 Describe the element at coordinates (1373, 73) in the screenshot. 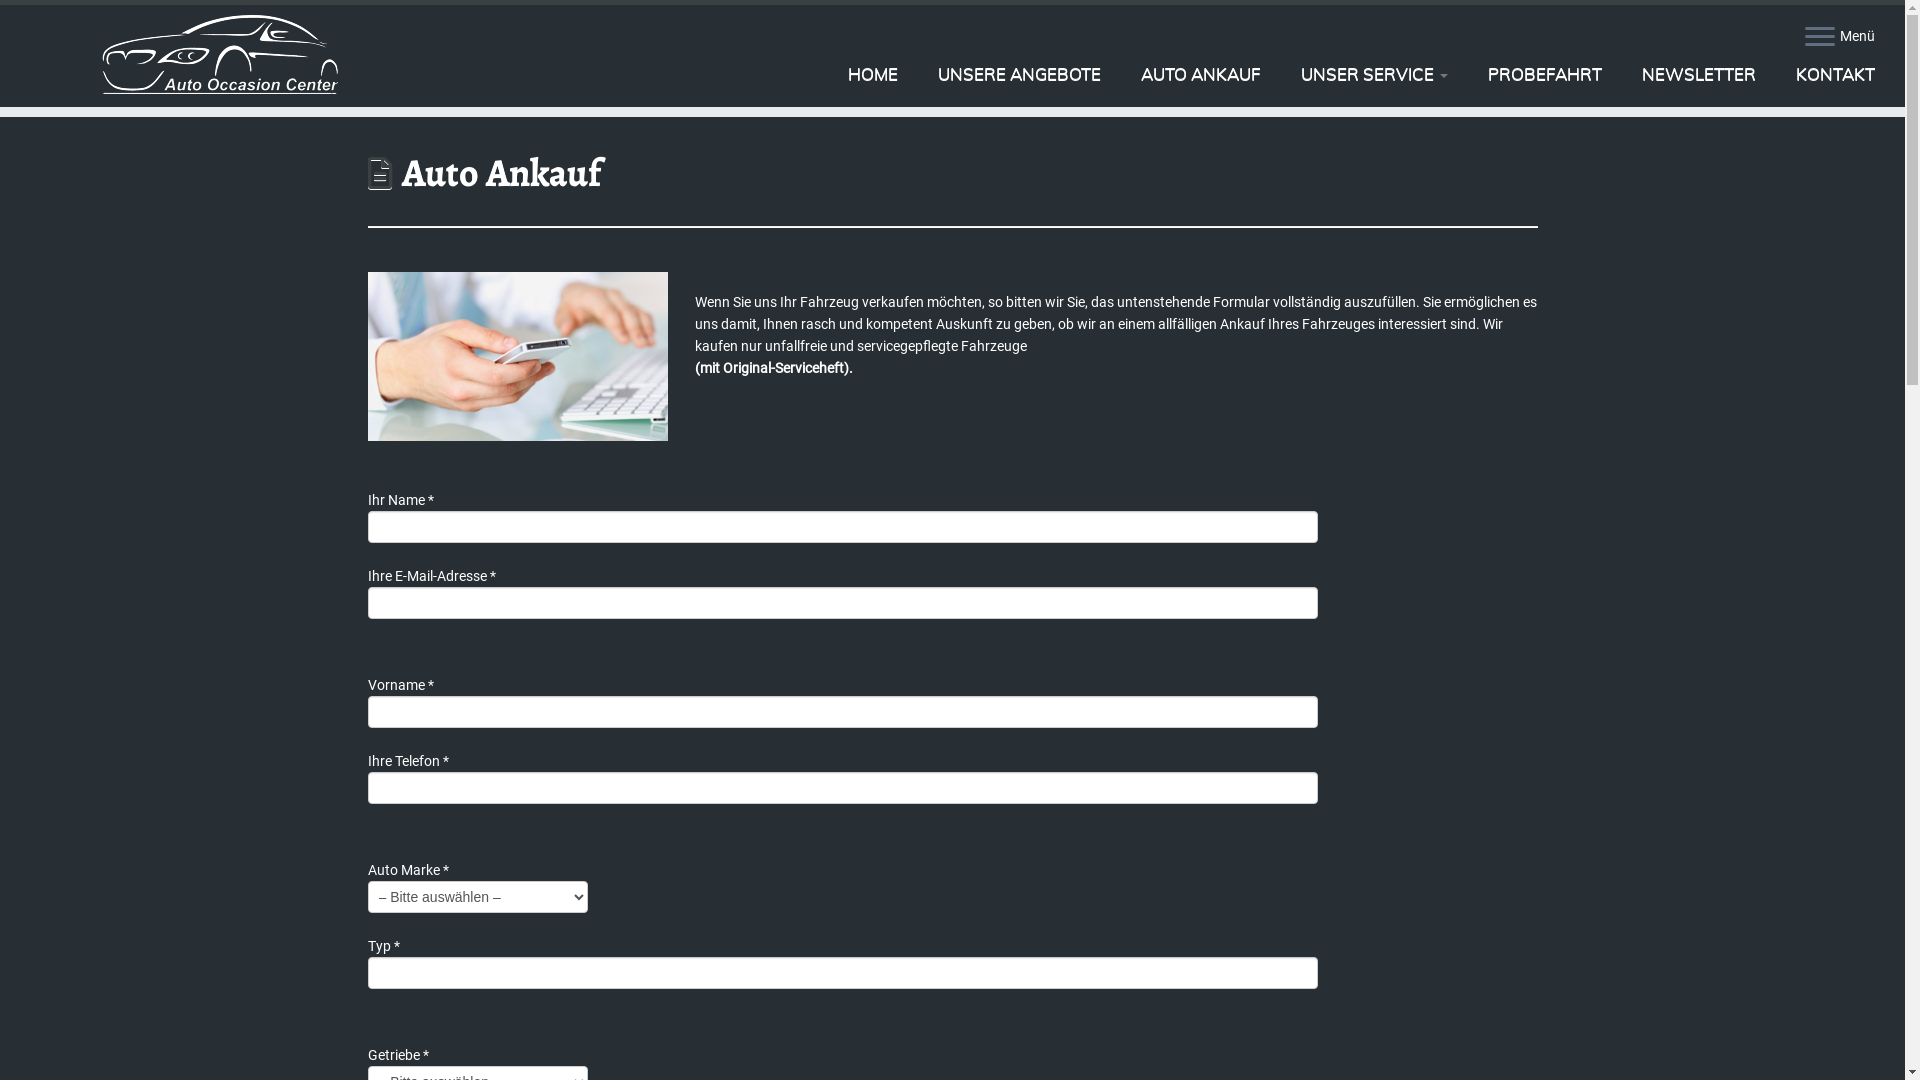

I see `'UNSER SERVICE'` at that location.